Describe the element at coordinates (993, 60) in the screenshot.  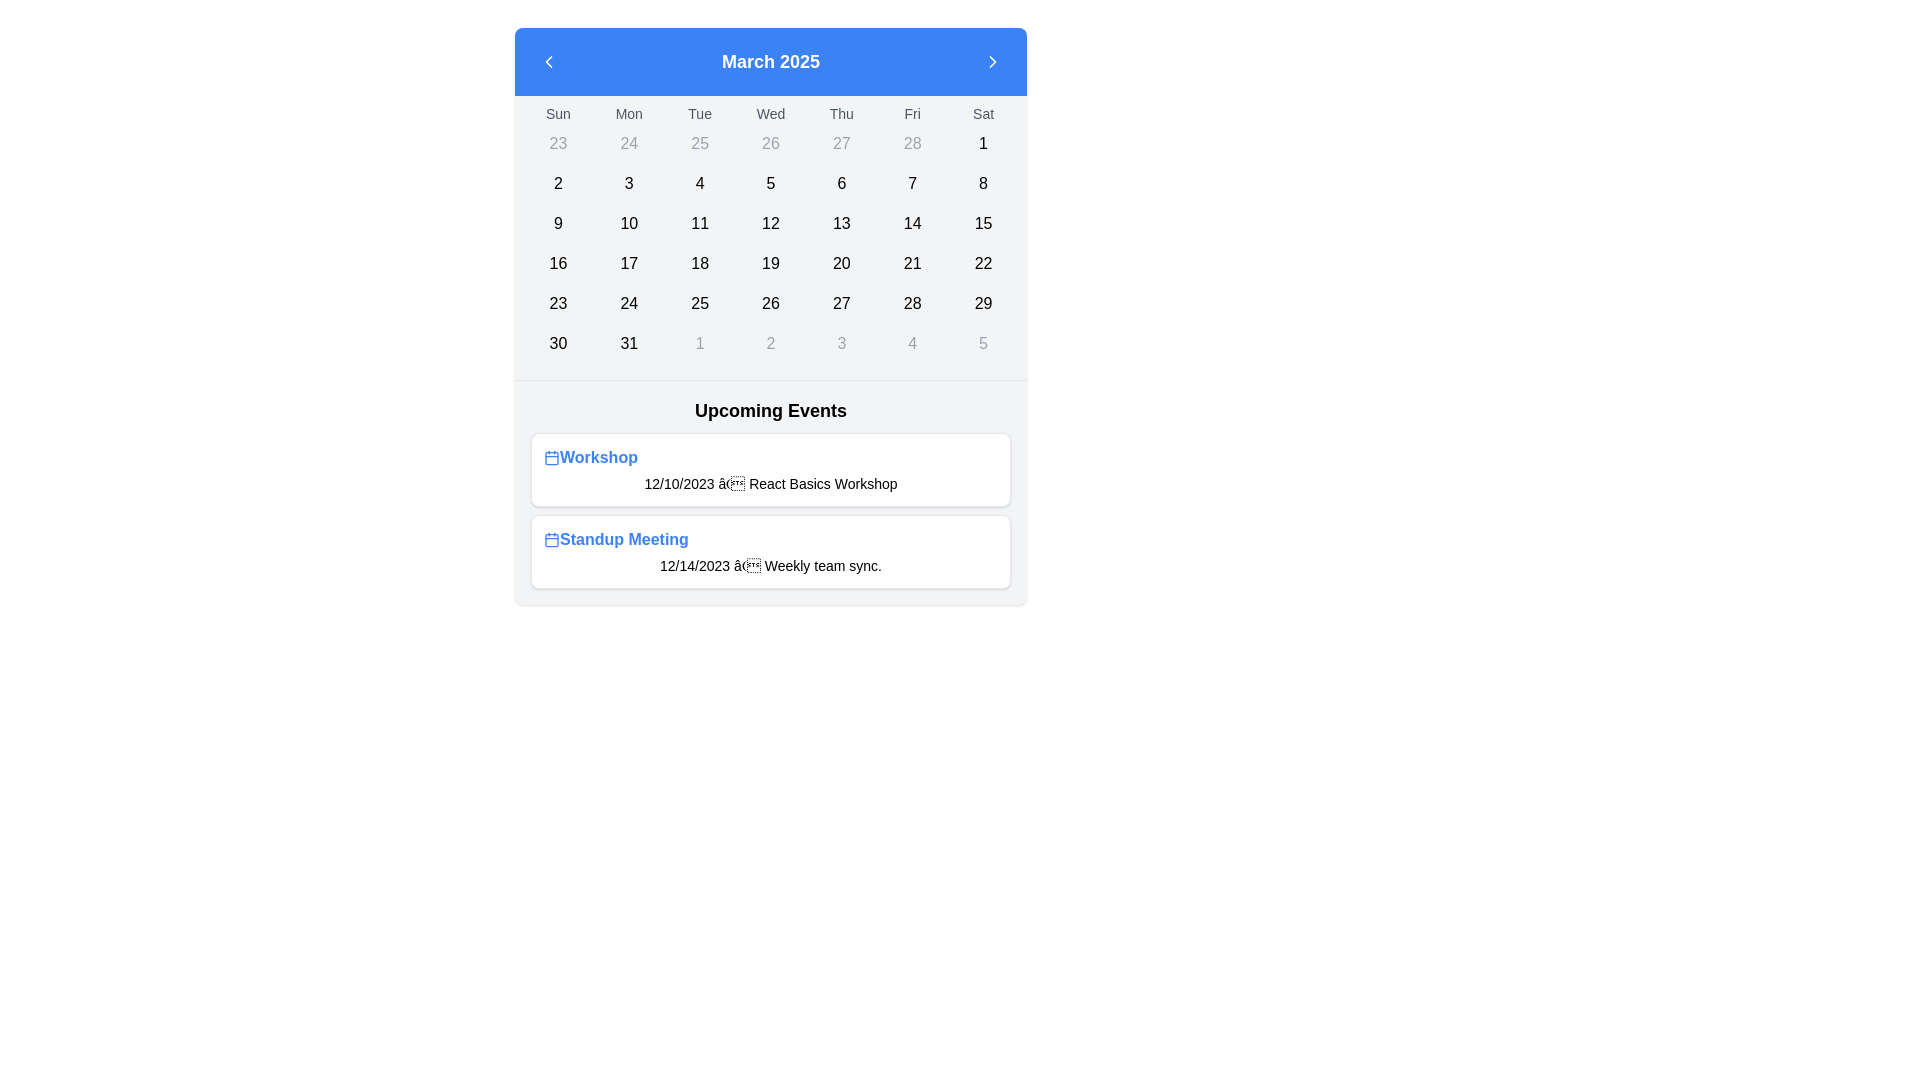
I see `the right-pointing chevron icon in the top-right corner of the blue header labeled 'March 2025'` at that location.